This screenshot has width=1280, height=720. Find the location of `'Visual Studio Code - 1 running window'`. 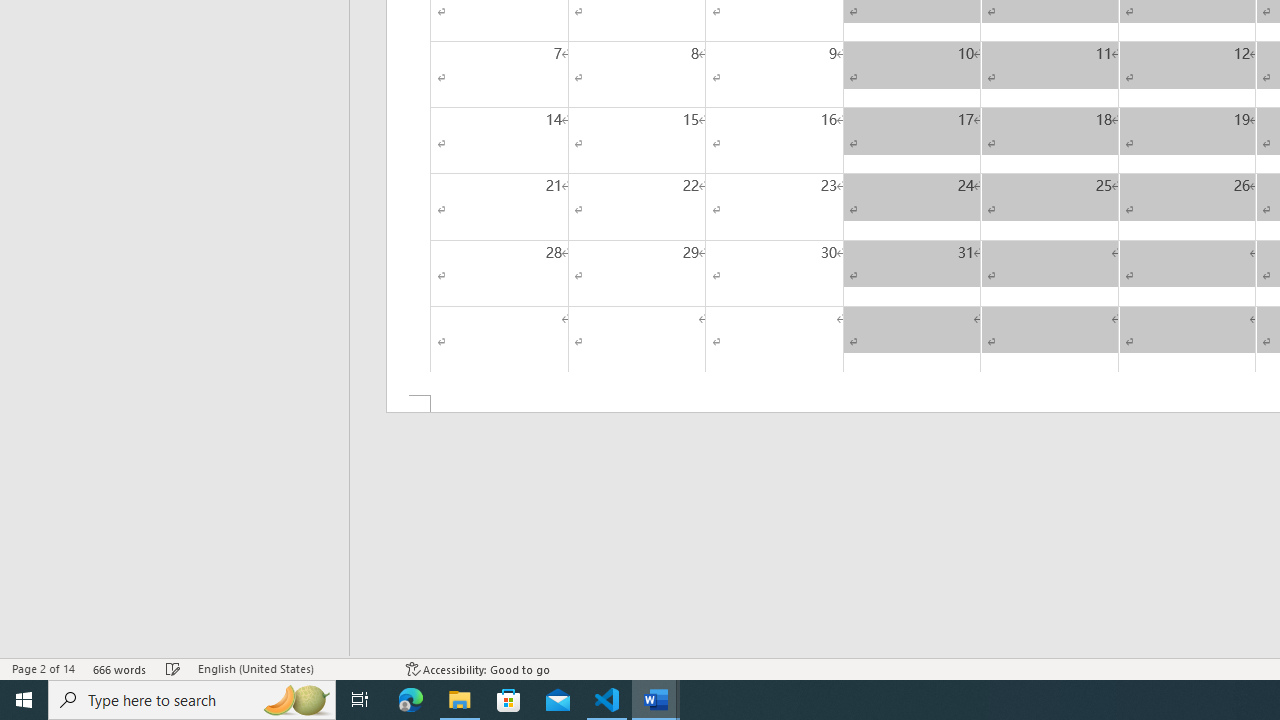

'Visual Studio Code - 1 running window' is located at coordinates (606, 698).